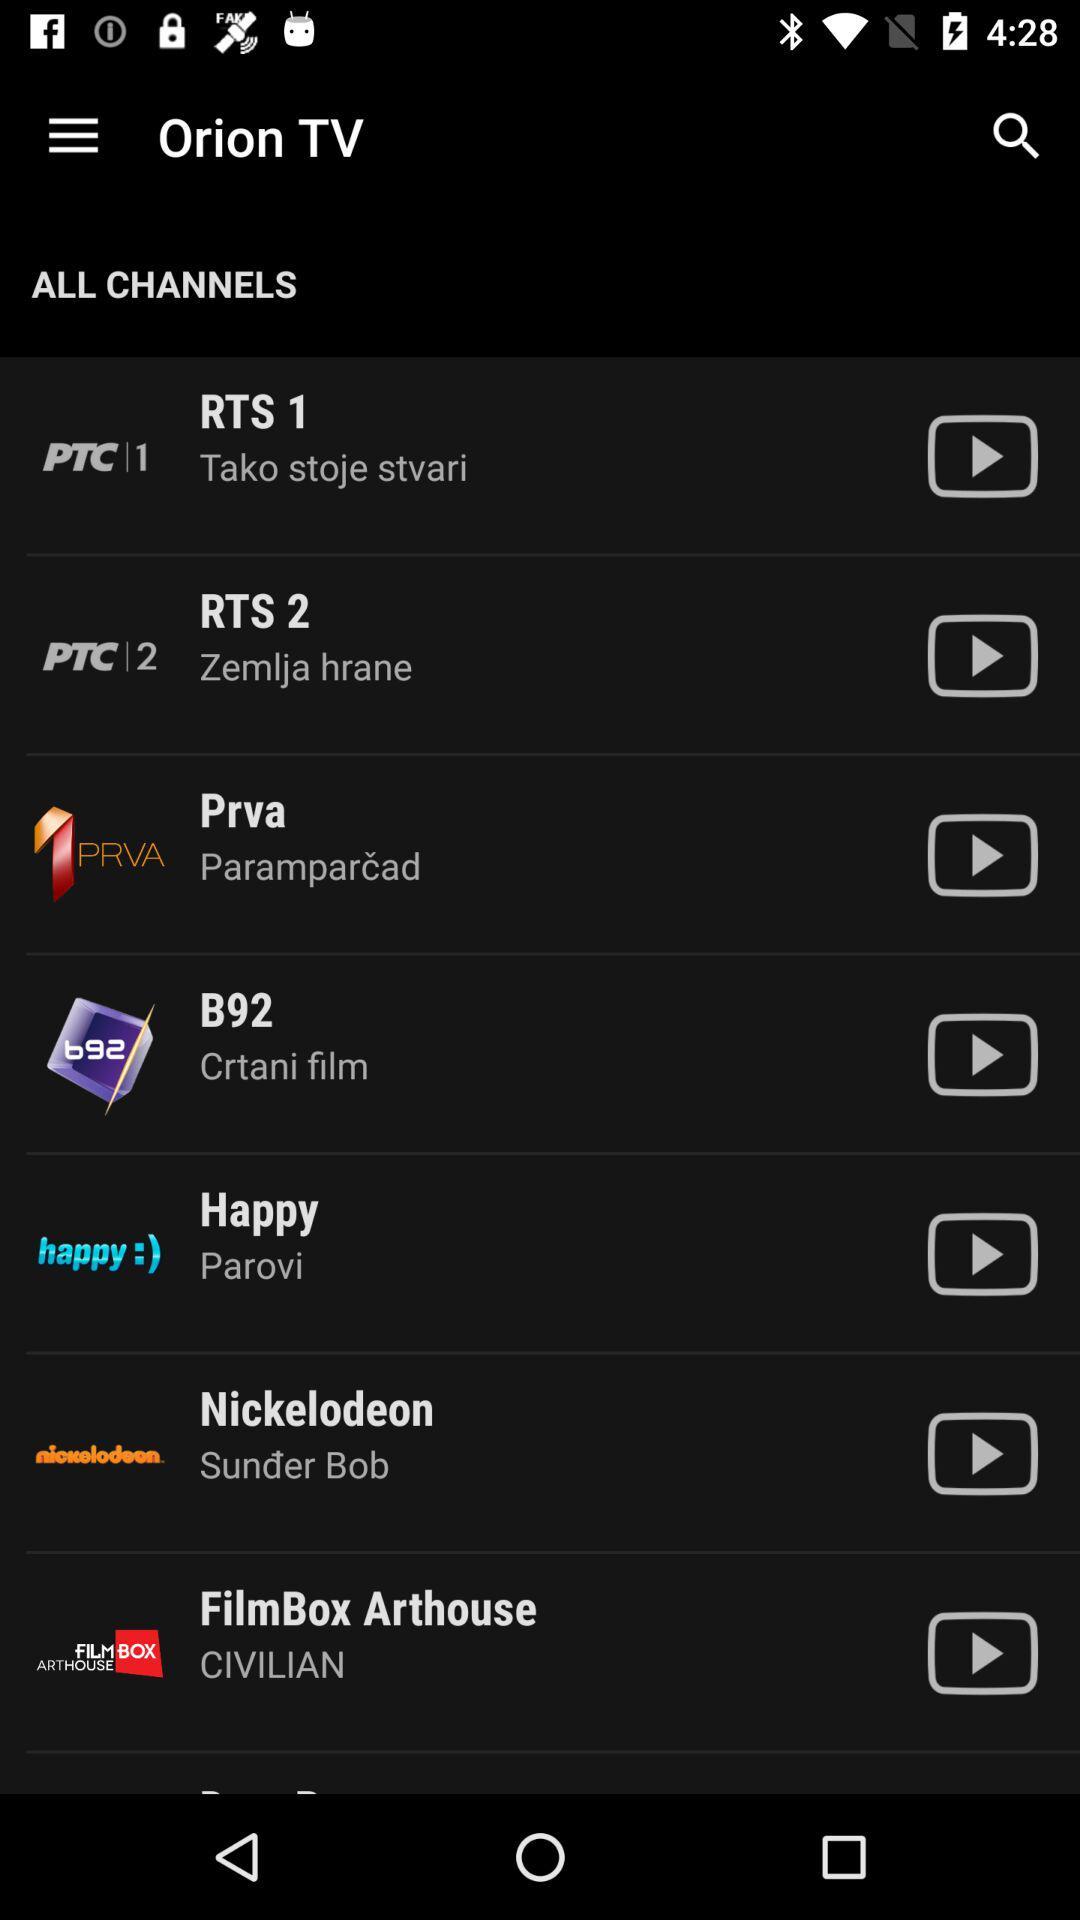 This screenshot has height=1920, width=1080. What do you see at coordinates (981, 655) in the screenshot?
I see `plays the channel` at bounding box center [981, 655].